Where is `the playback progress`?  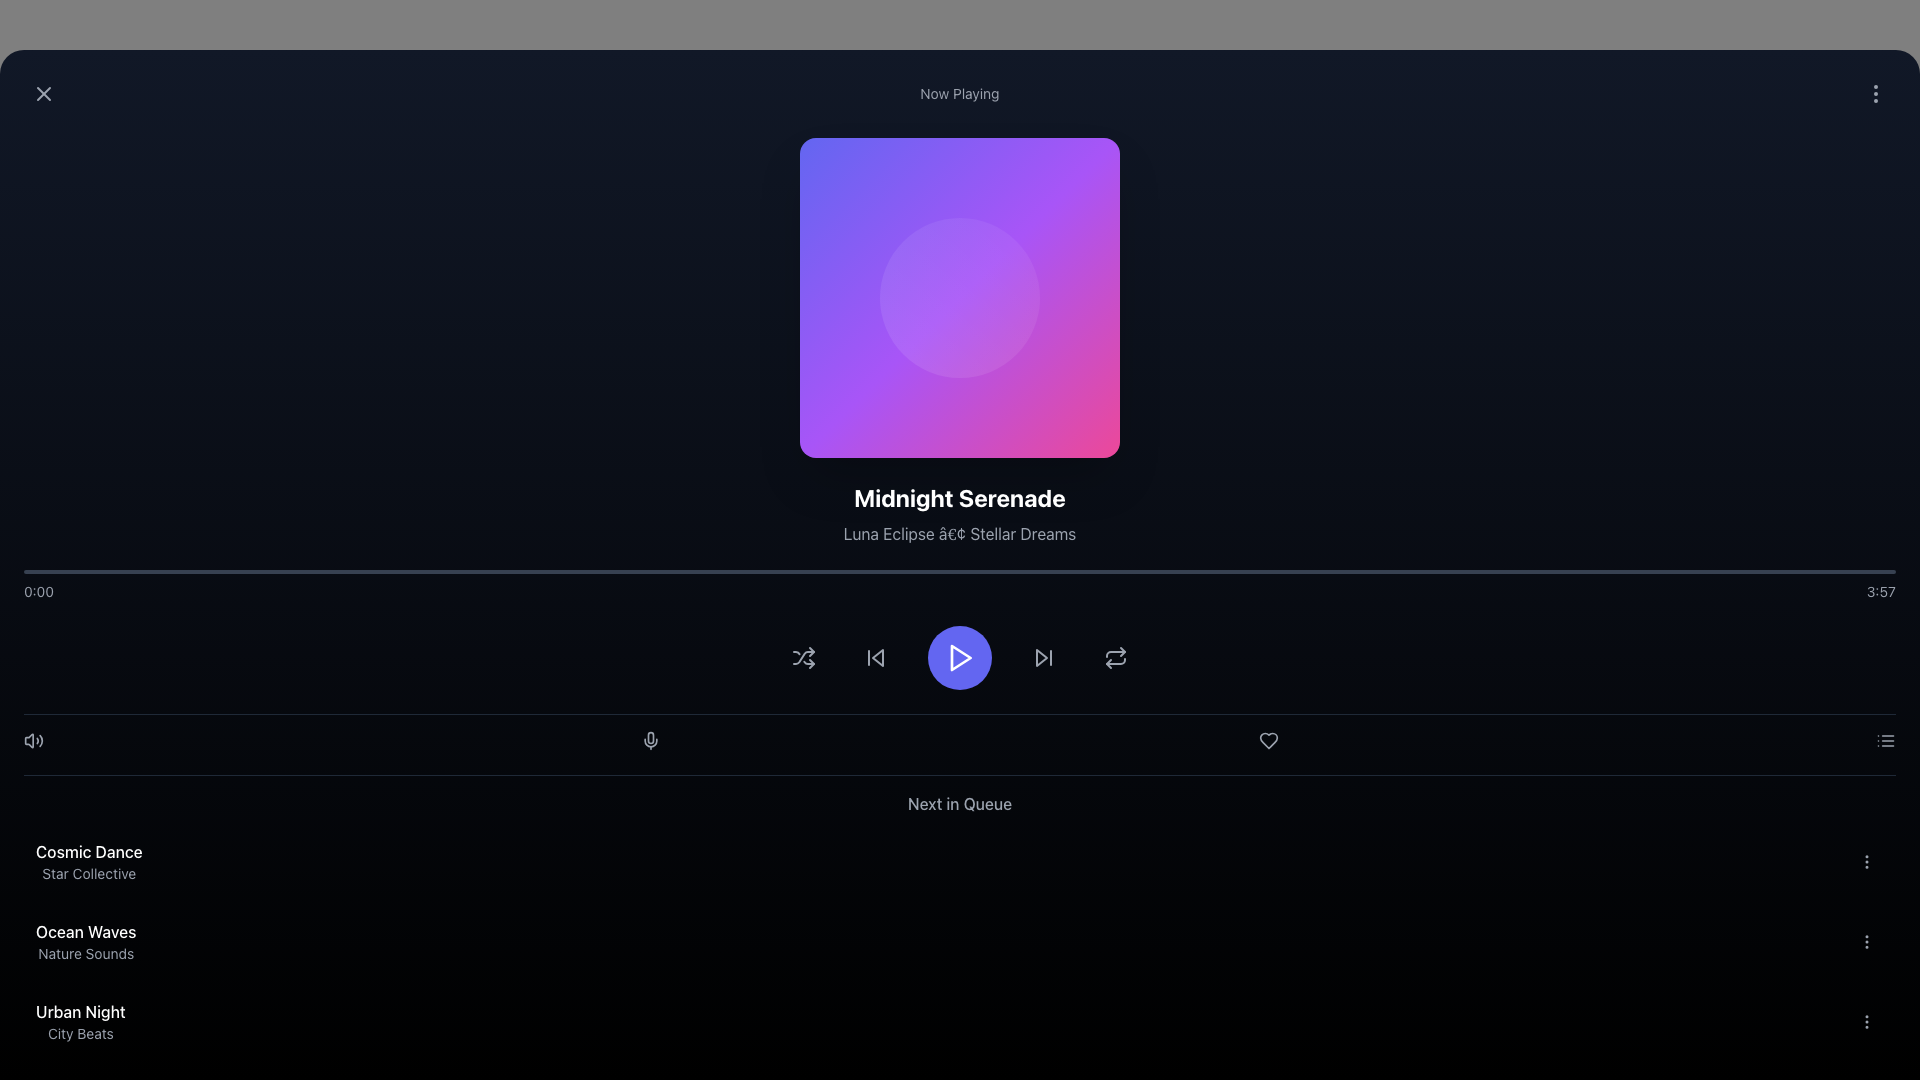 the playback progress is located at coordinates (660, 571).